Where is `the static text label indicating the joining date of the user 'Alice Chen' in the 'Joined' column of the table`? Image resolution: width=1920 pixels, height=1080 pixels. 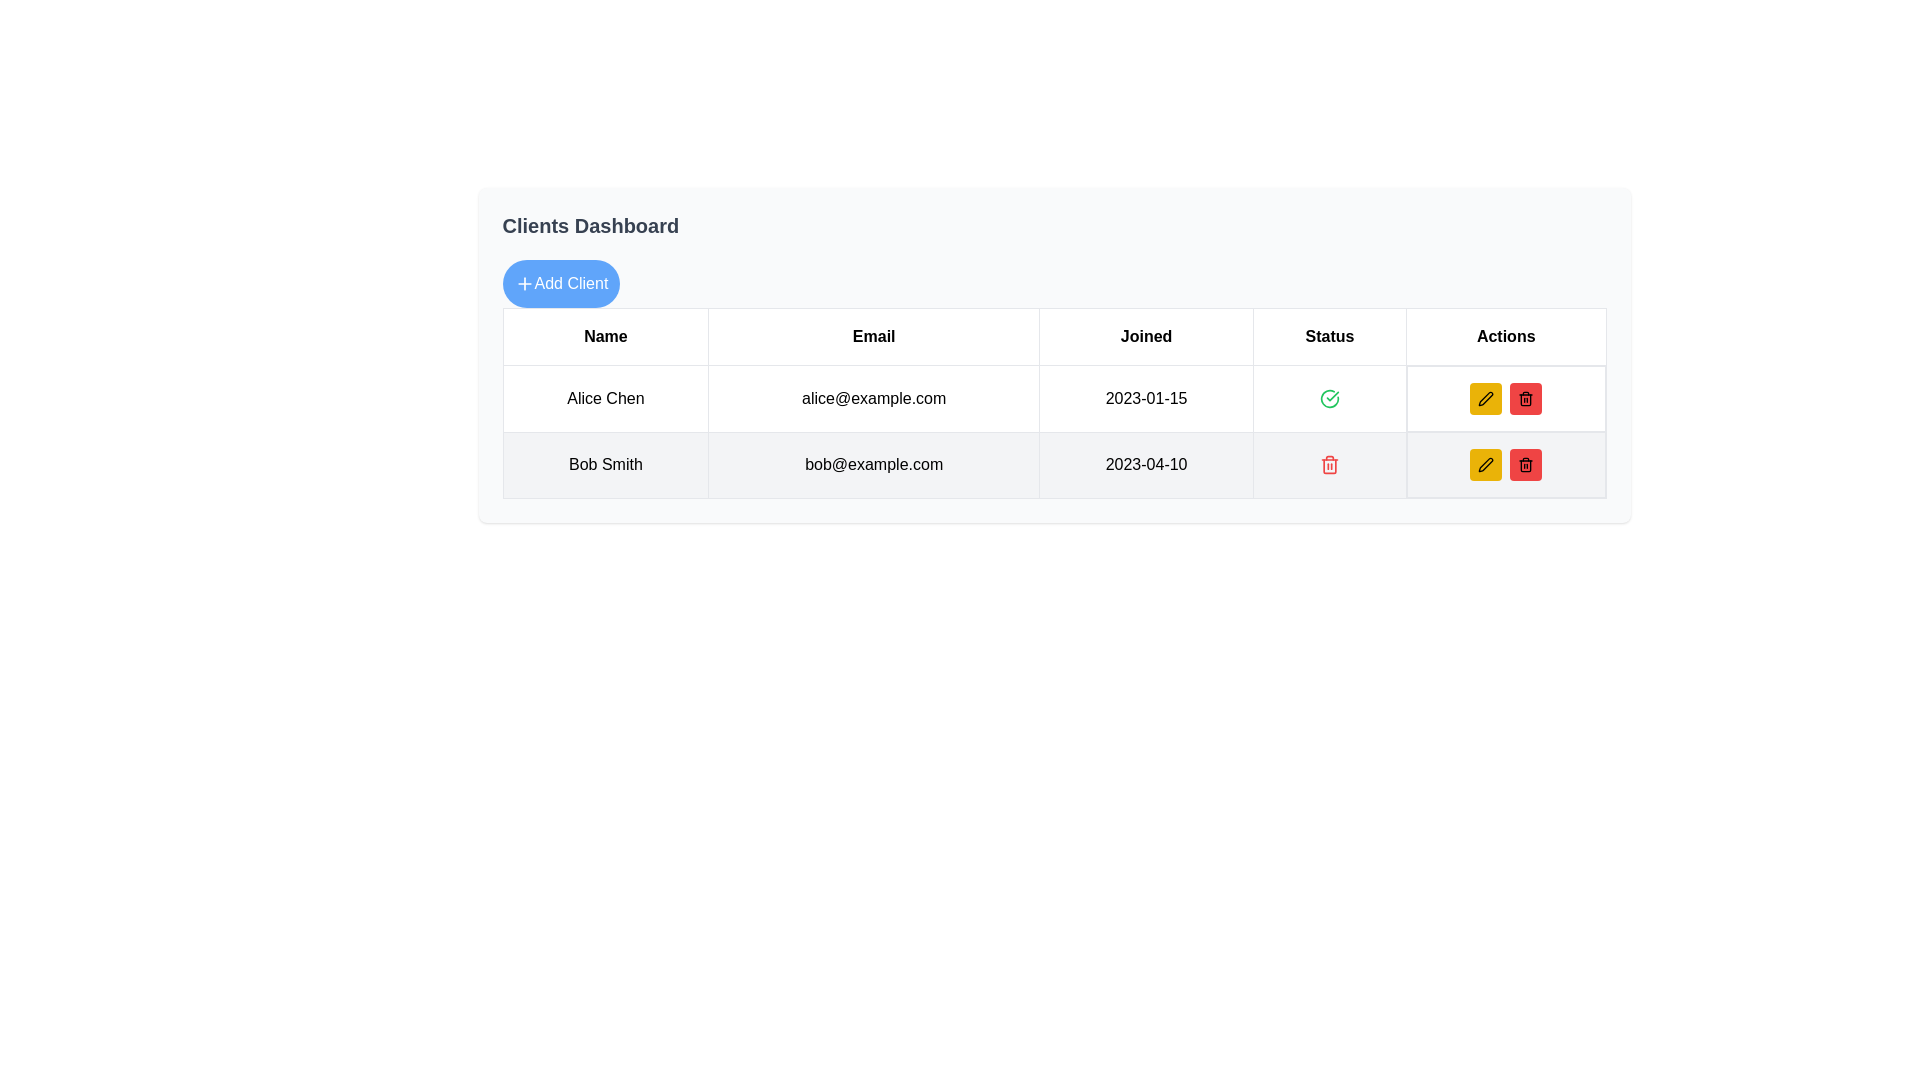 the static text label indicating the joining date of the user 'Alice Chen' in the 'Joined' column of the table is located at coordinates (1146, 398).